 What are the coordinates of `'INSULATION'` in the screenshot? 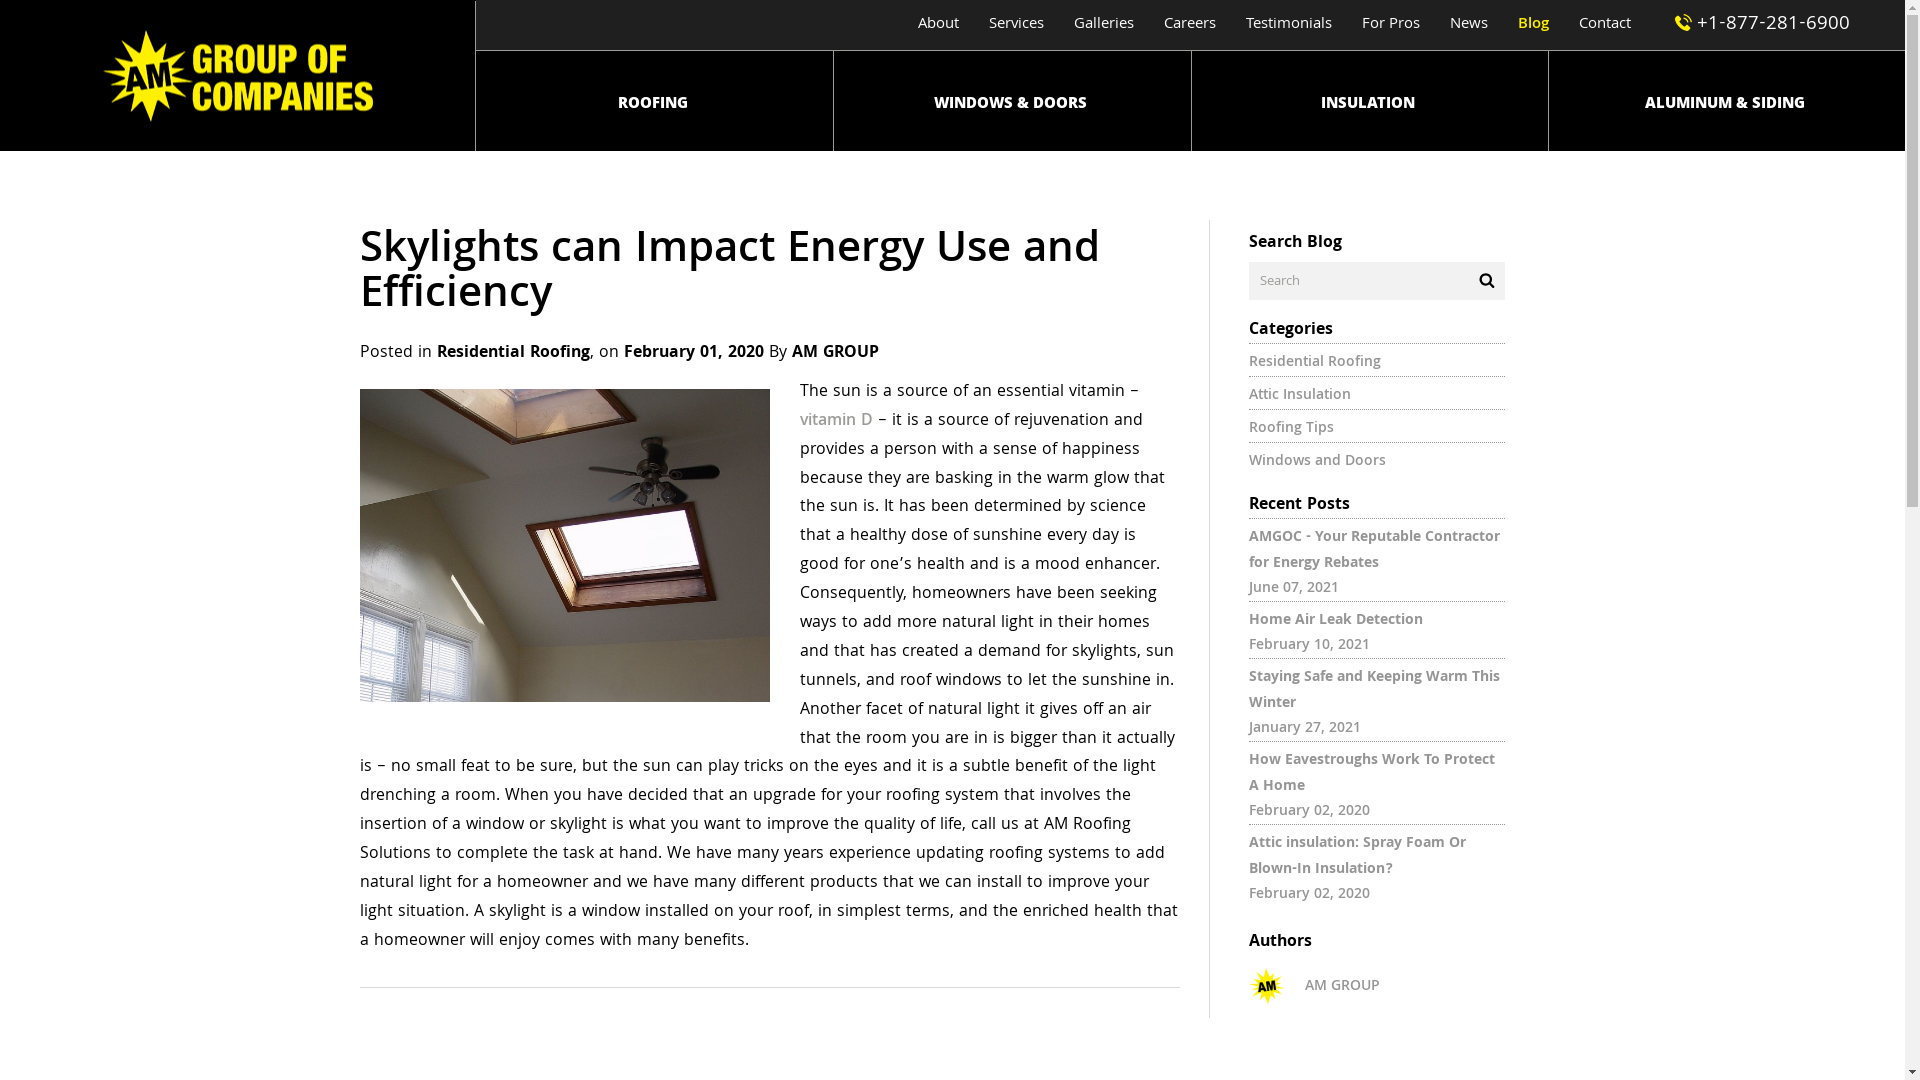 It's located at (1367, 100).